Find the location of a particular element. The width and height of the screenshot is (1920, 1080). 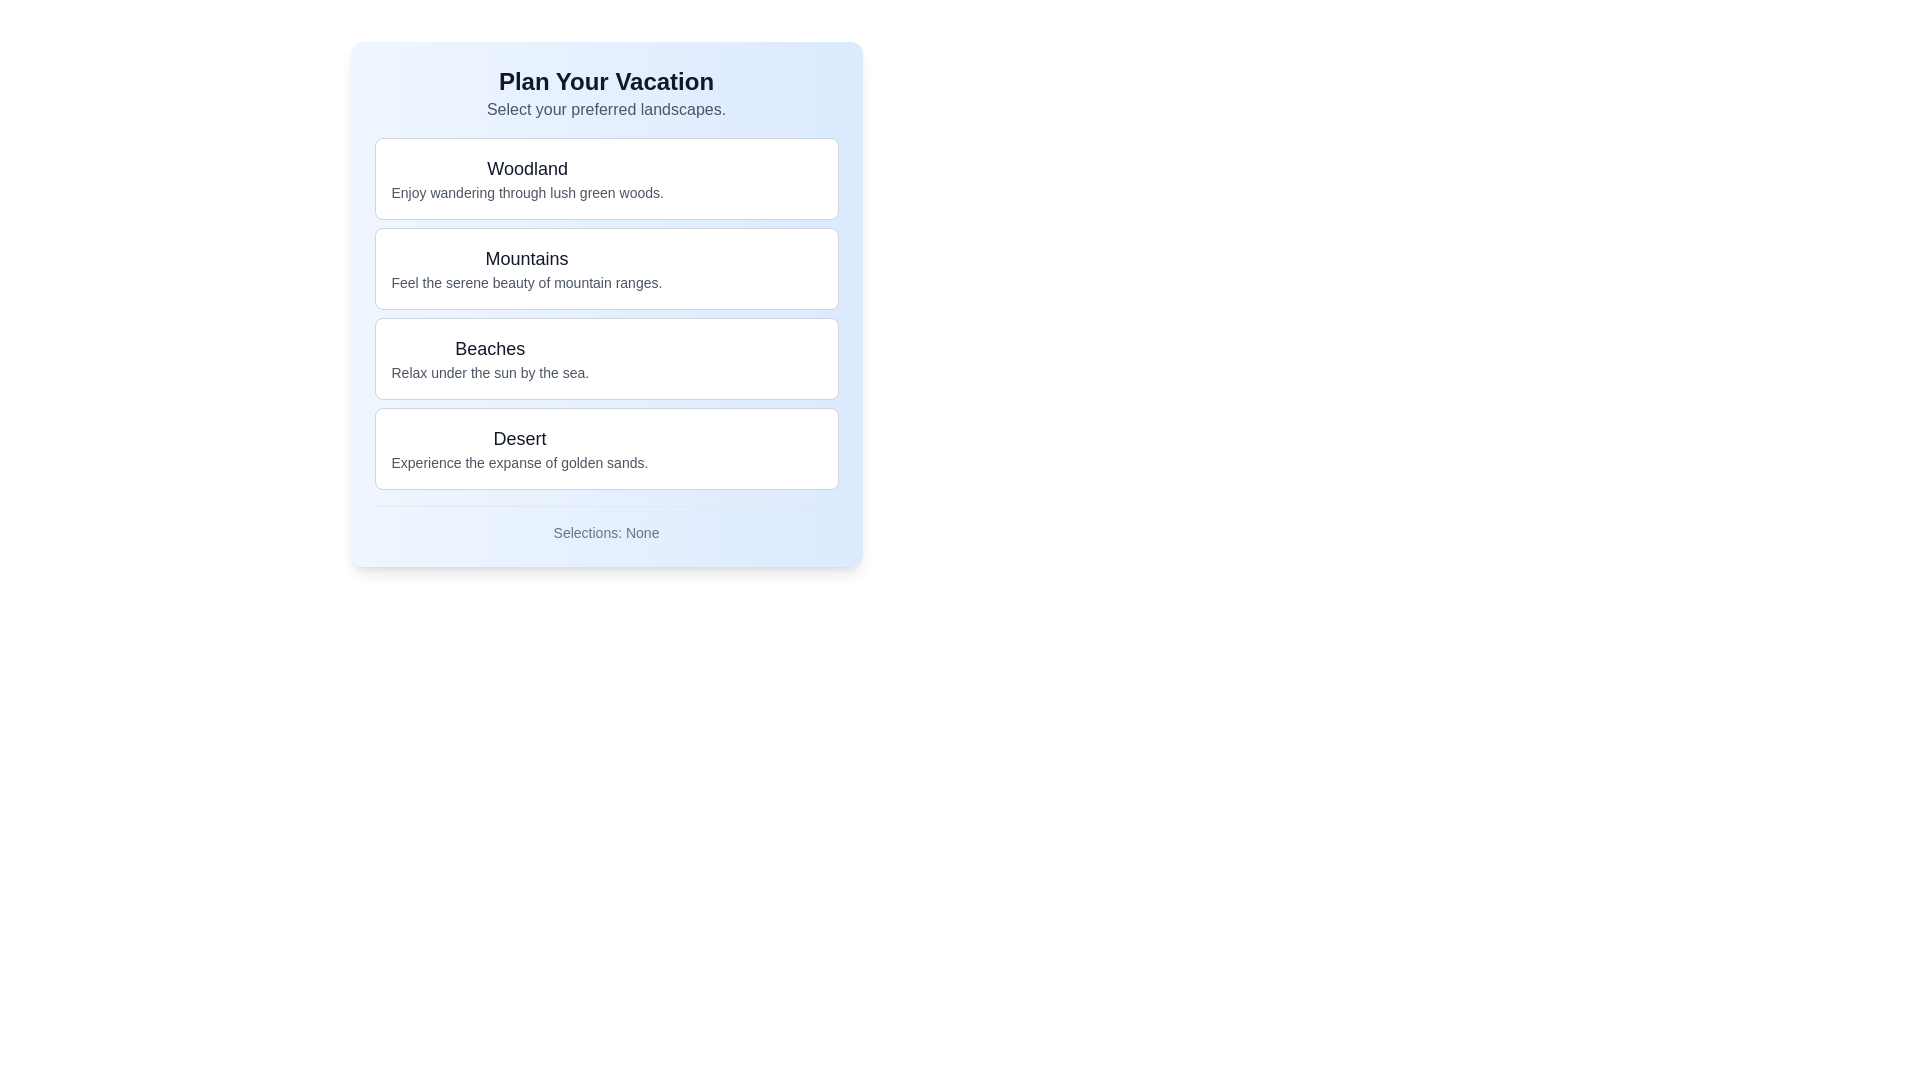

the text label reading 'Enjoy wandering through lush green woods.' which is styled in small gray font and positioned below the bold title 'Woodland' is located at coordinates (527, 192).